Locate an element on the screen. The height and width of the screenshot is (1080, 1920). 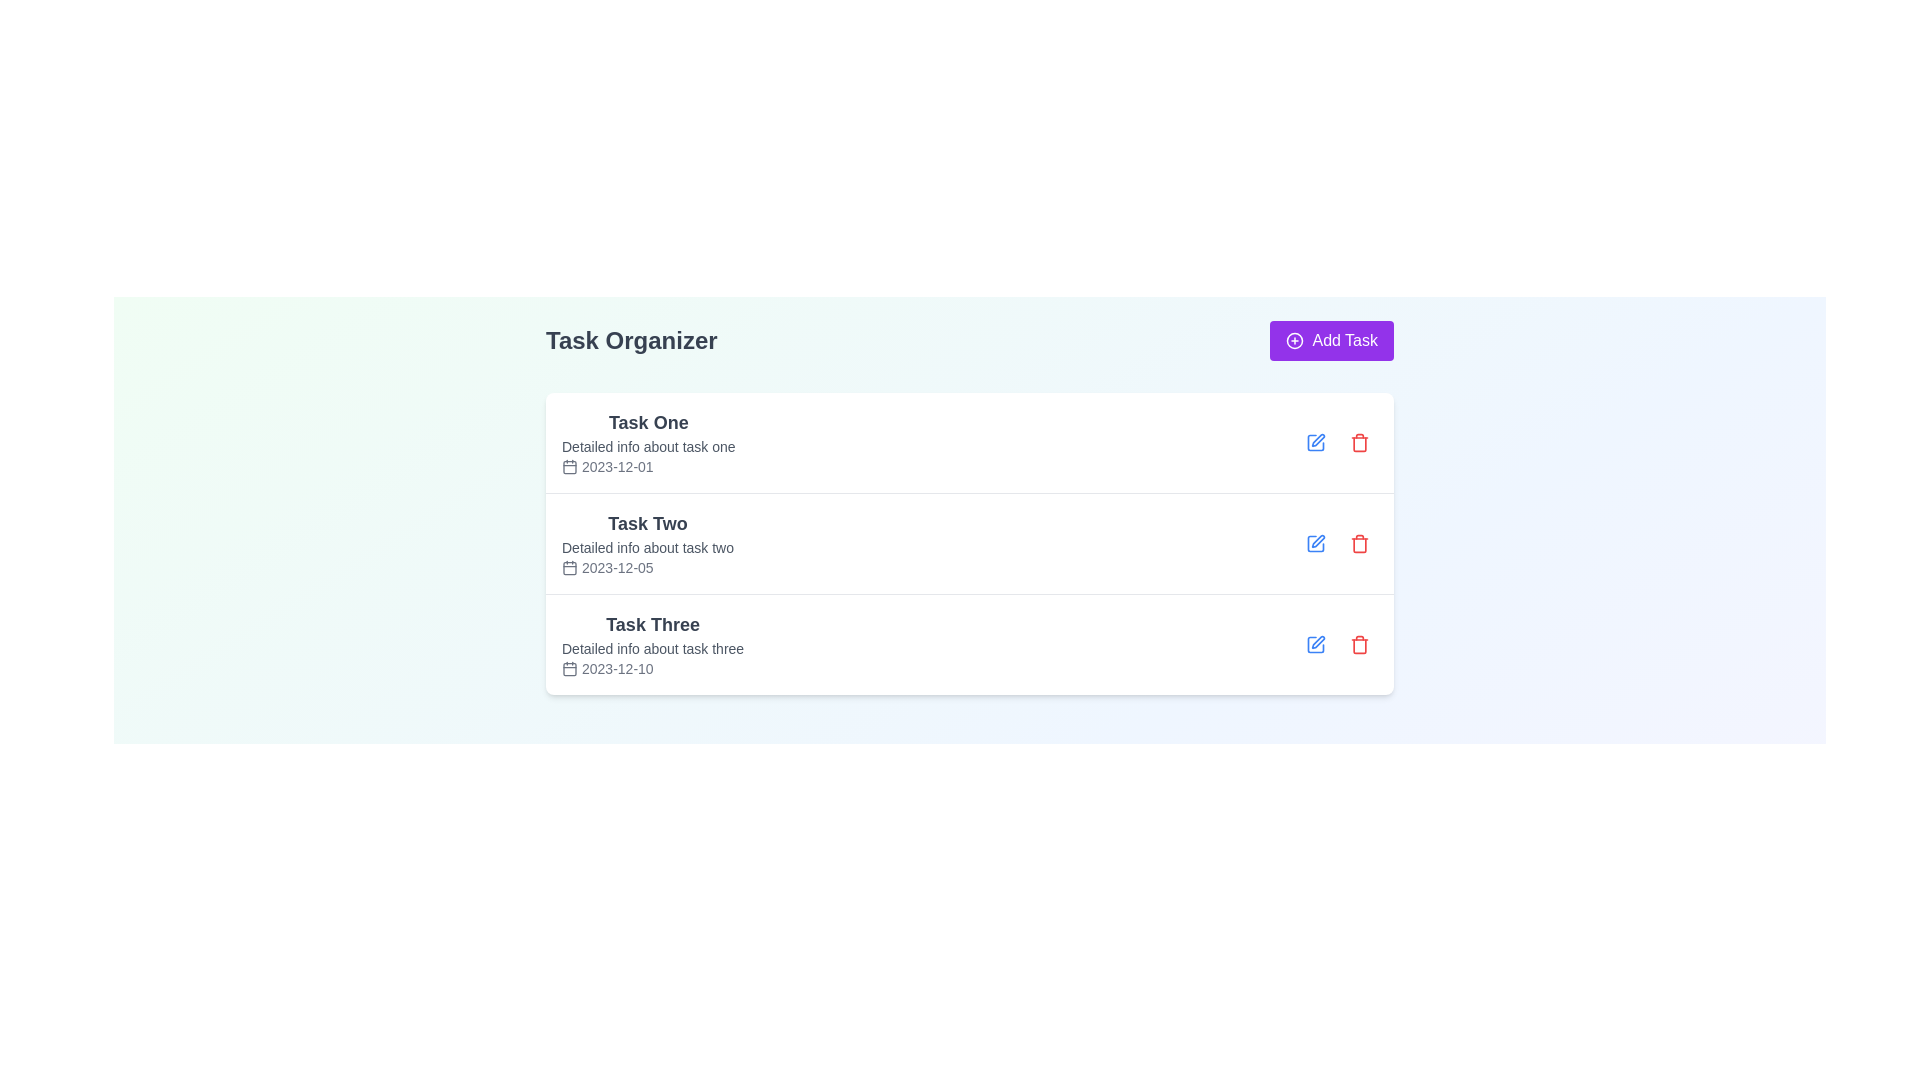
the first task item in the task manager interface is located at coordinates (648, 442).